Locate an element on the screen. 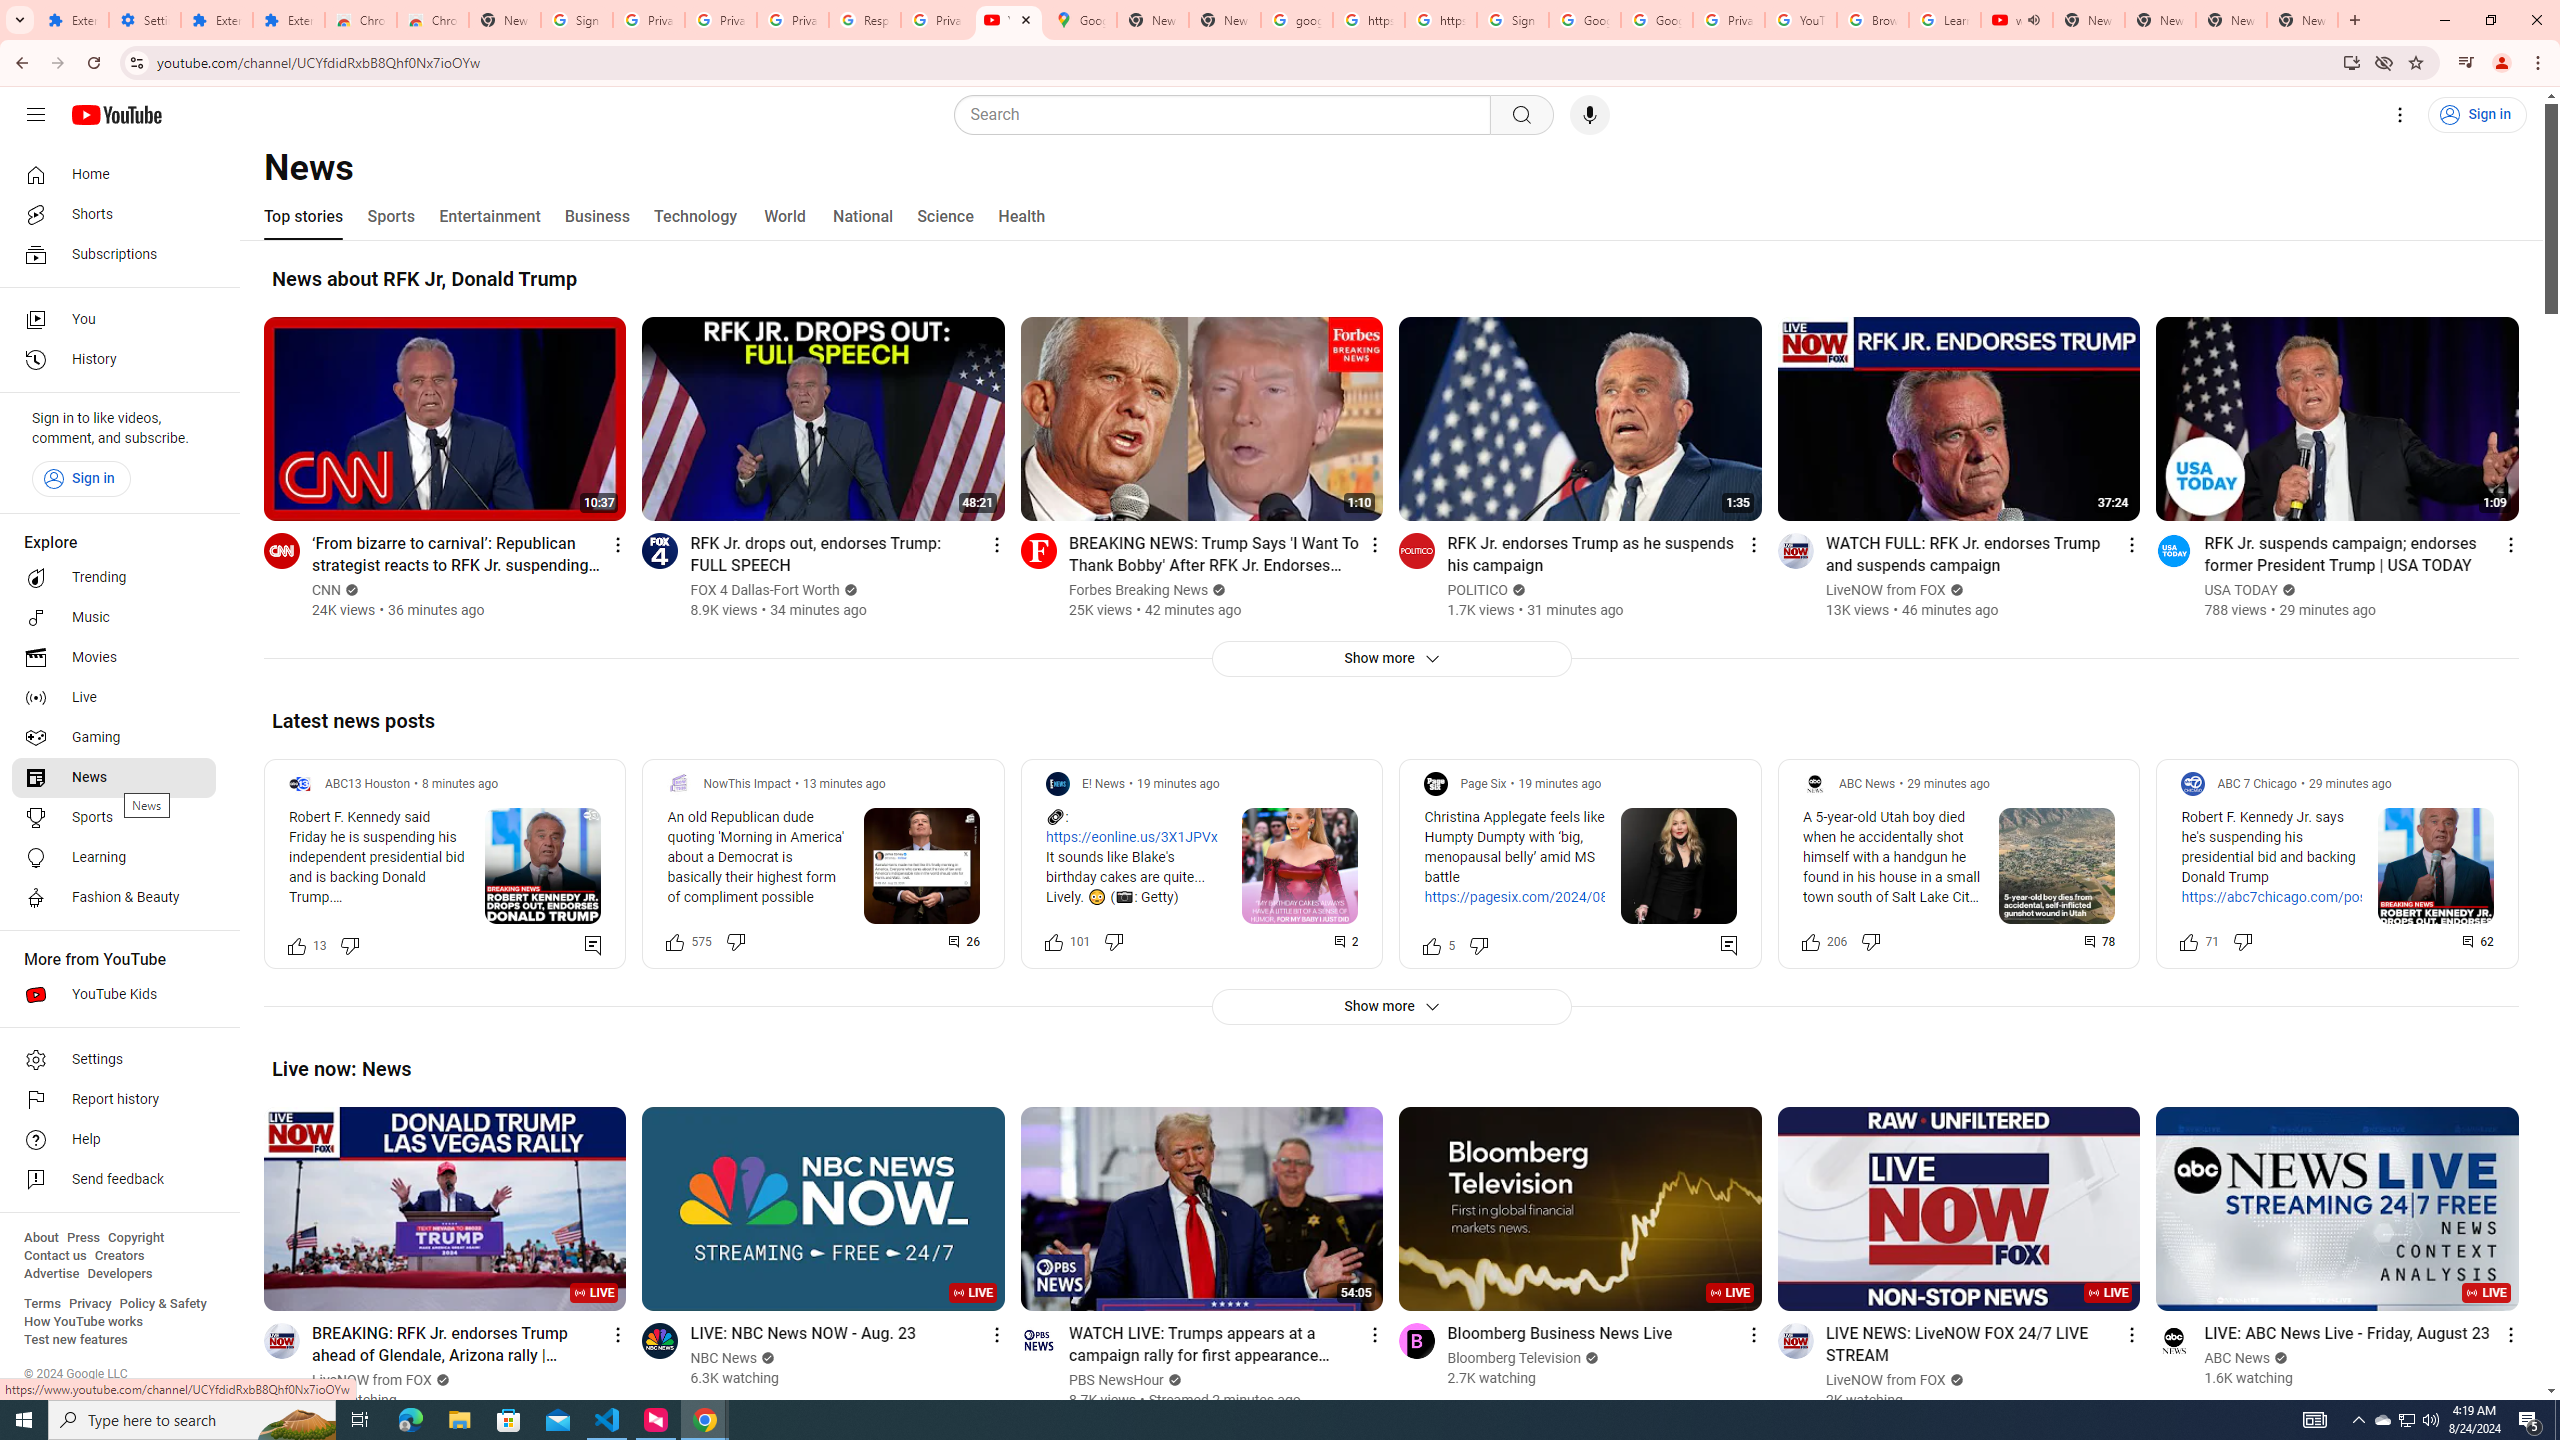  'Third-party cookies blocked' is located at coordinates (2384, 61).